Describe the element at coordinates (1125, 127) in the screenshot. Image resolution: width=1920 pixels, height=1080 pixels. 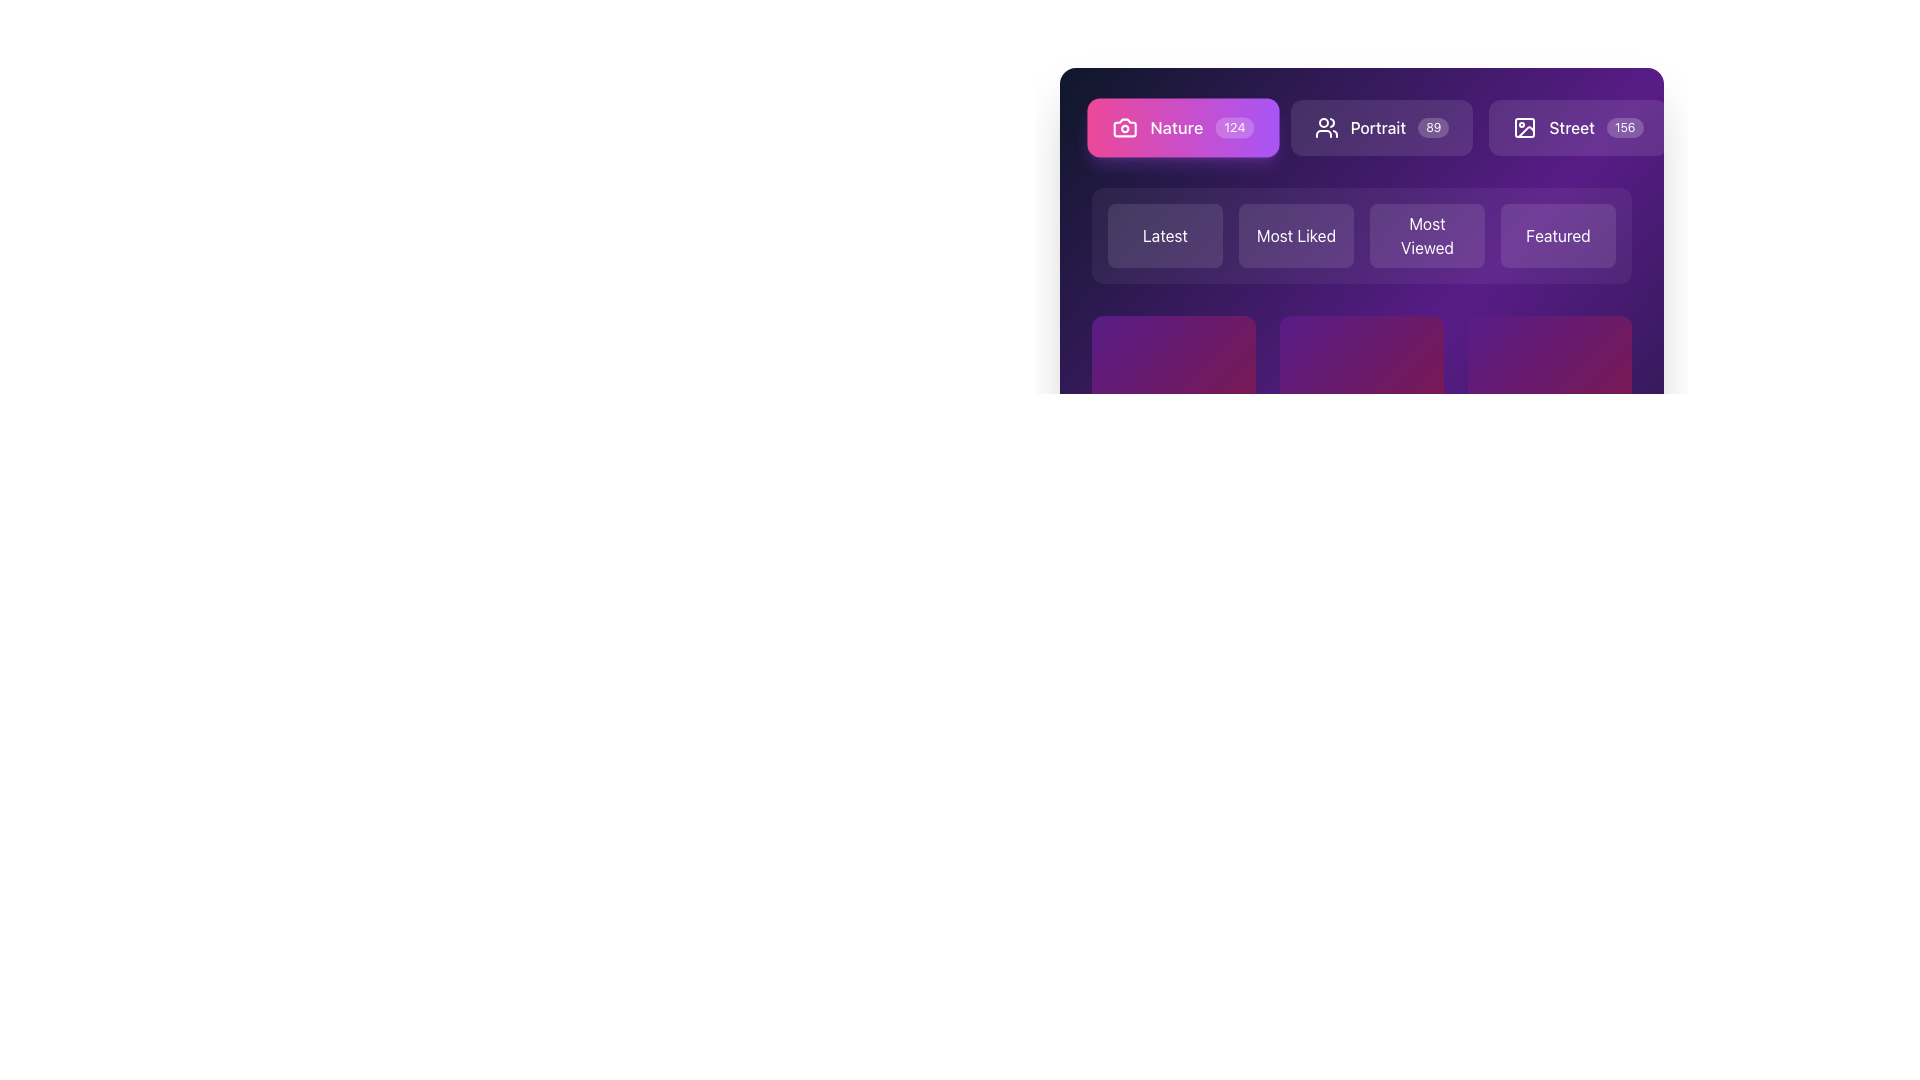
I see `the camera icon, which is represented with a line-drawing style on a solid pink background, located before the text 'Nature' and to the left of the badge '124'` at that location.